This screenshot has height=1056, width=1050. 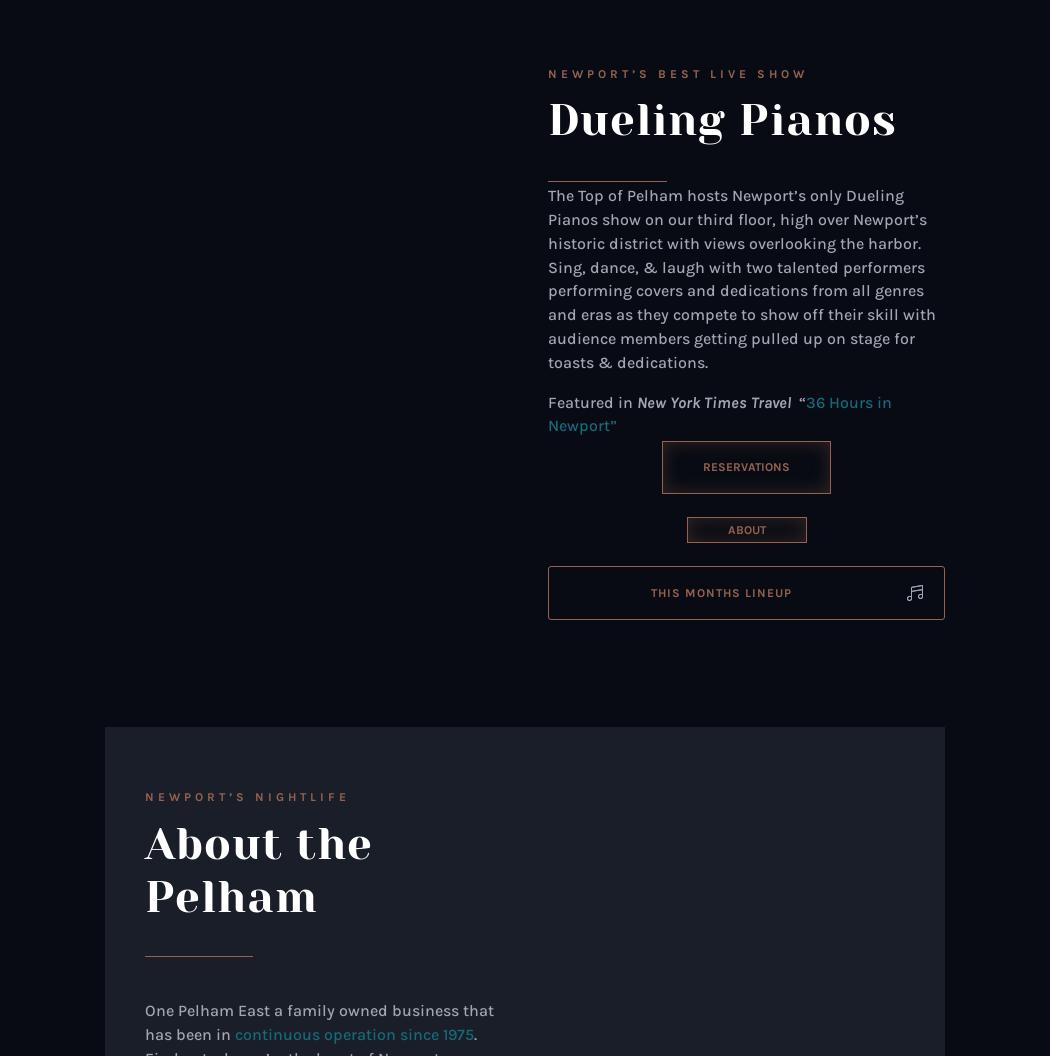 I want to click on 'continuous operation since 1975', so click(x=234, y=1033).